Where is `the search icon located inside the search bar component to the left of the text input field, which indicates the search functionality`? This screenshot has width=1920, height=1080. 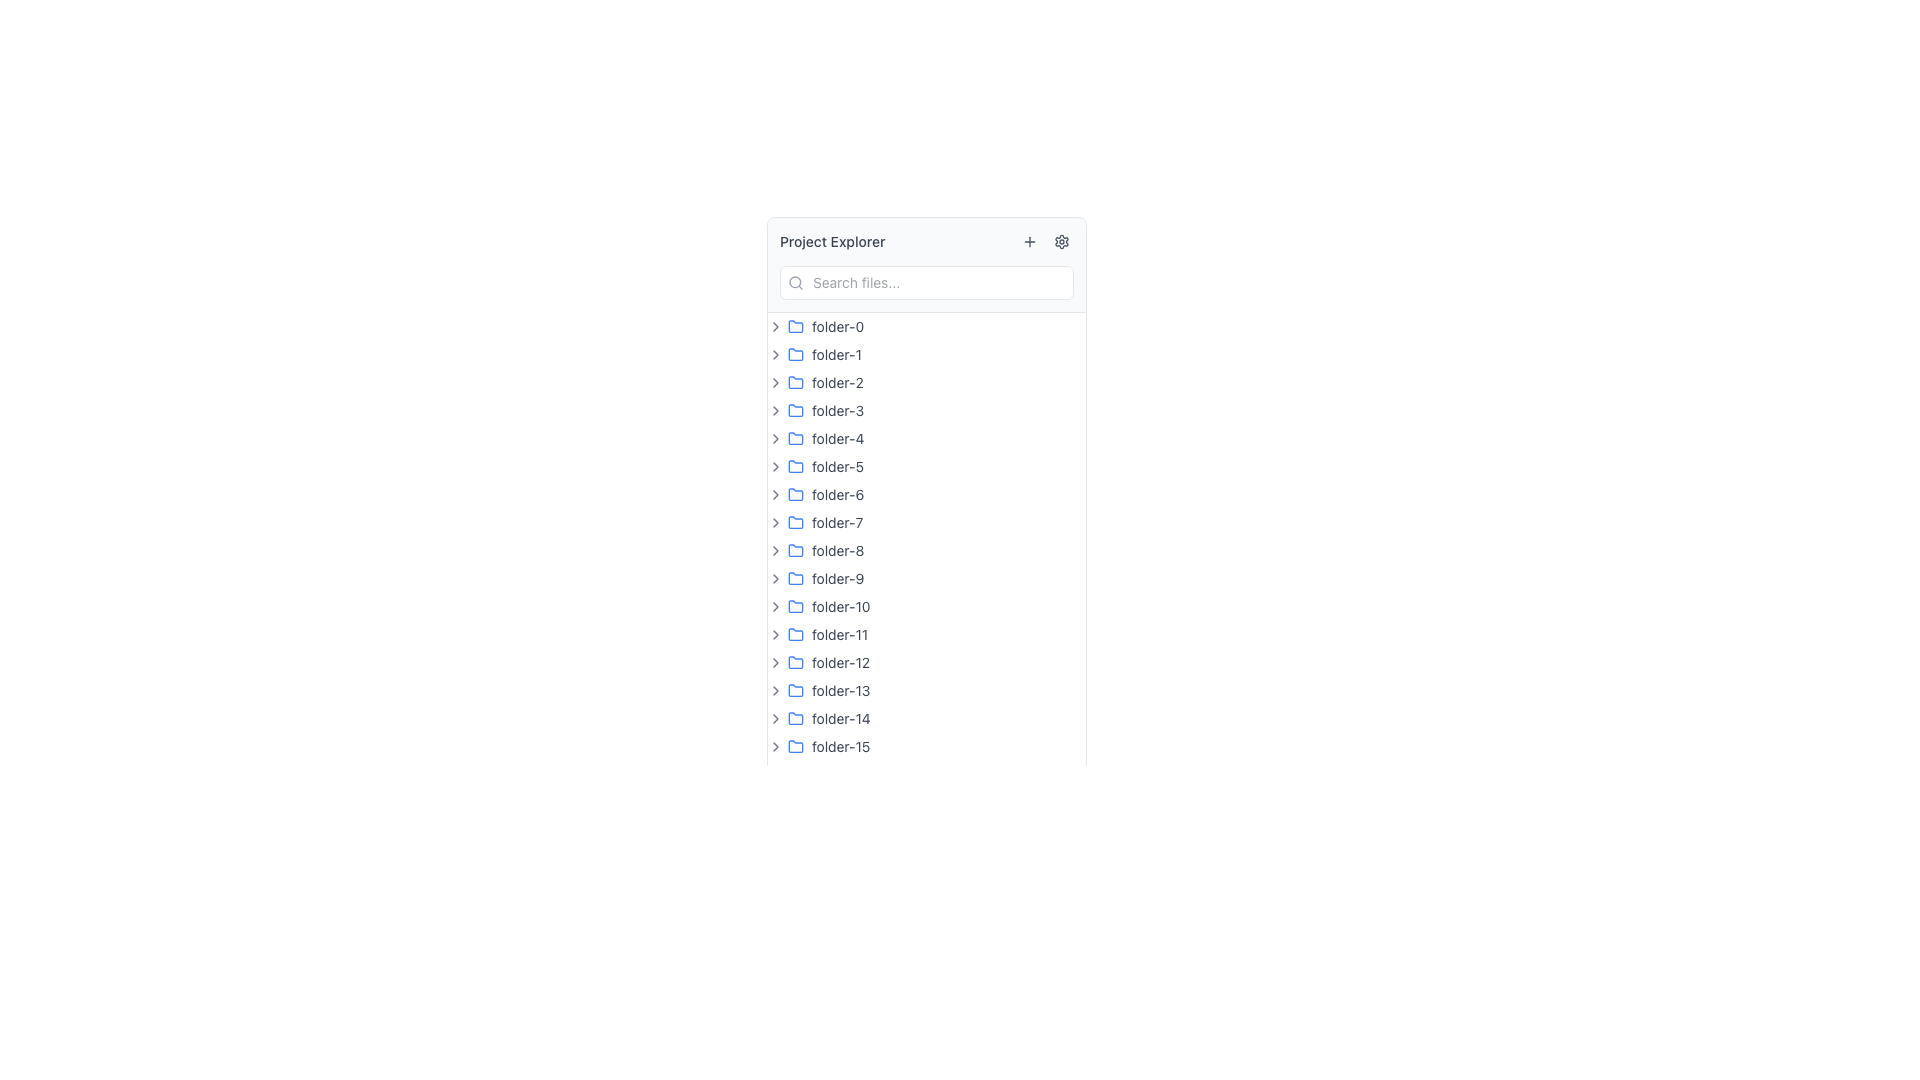 the search icon located inside the search bar component to the left of the text input field, which indicates the search functionality is located at coordinates (795, 282).